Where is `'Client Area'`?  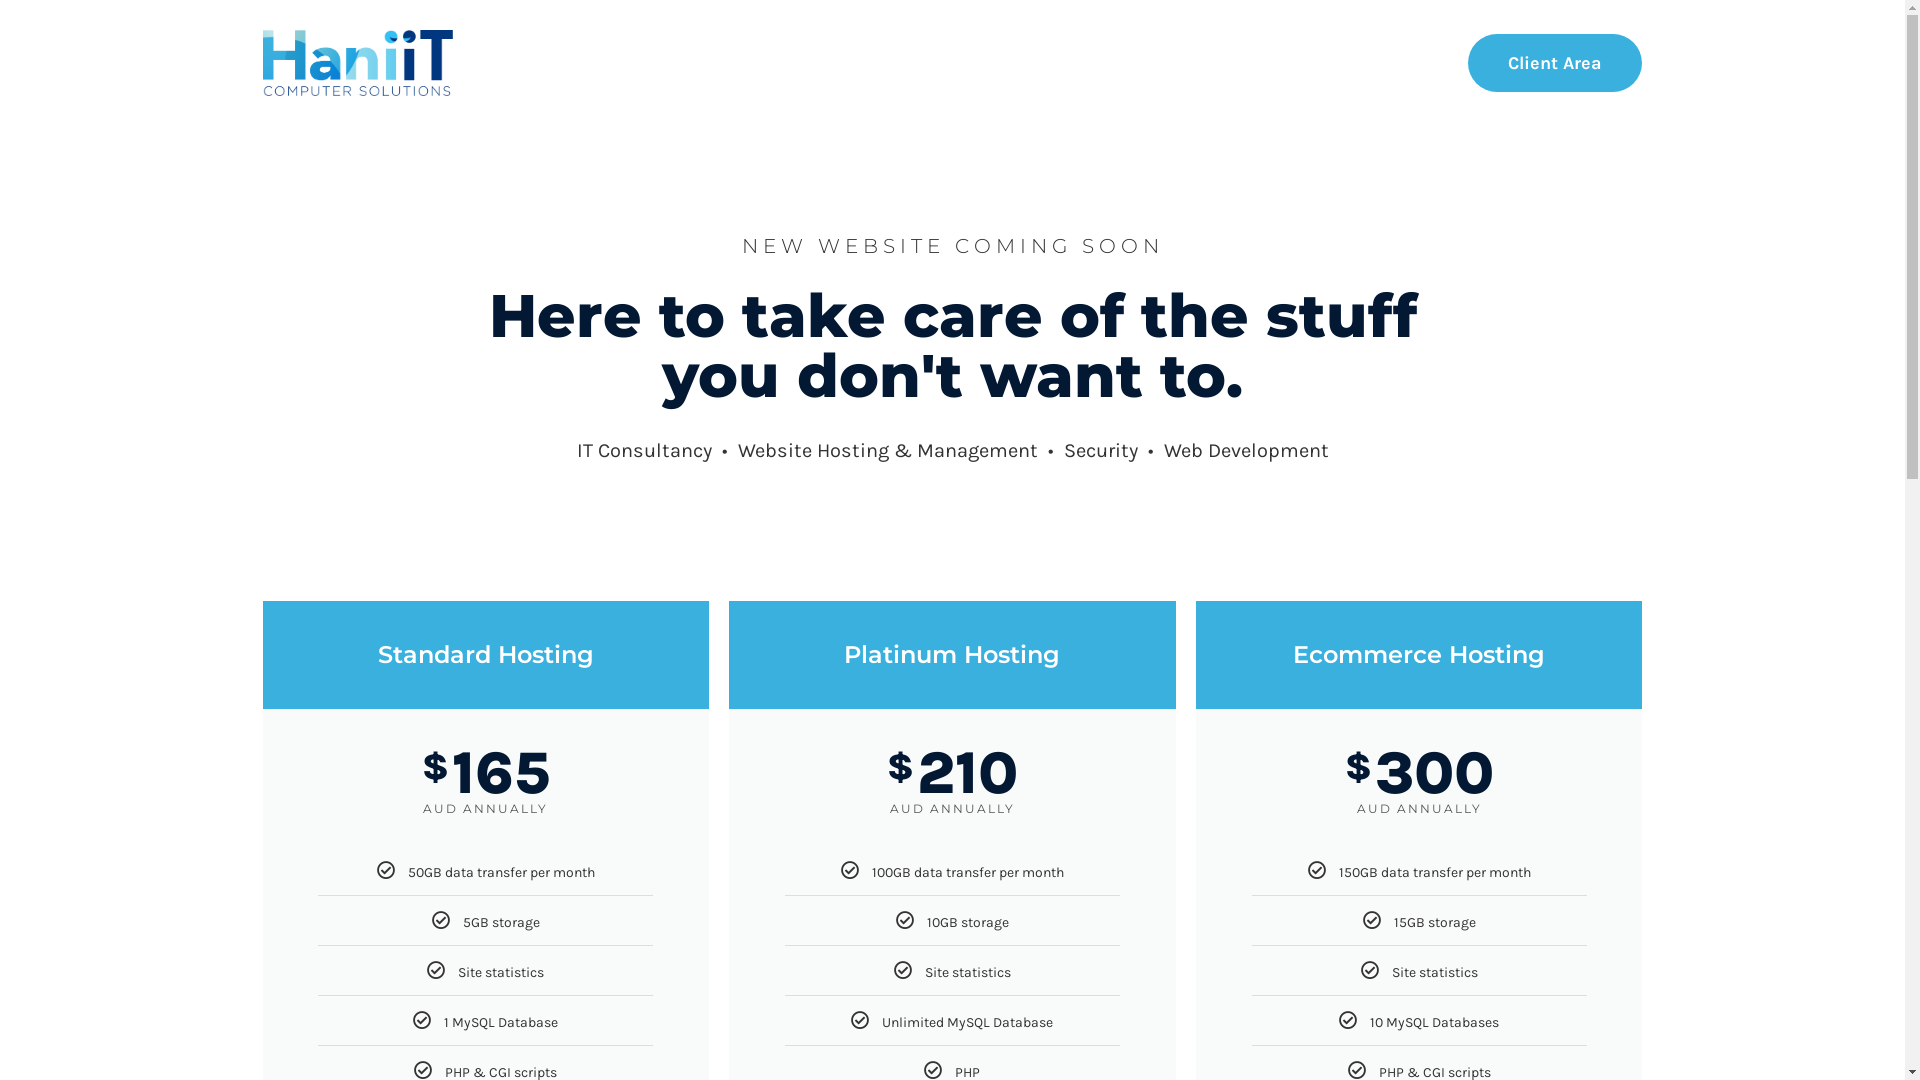
'Client Area' is located at coordinates (1468, 61).